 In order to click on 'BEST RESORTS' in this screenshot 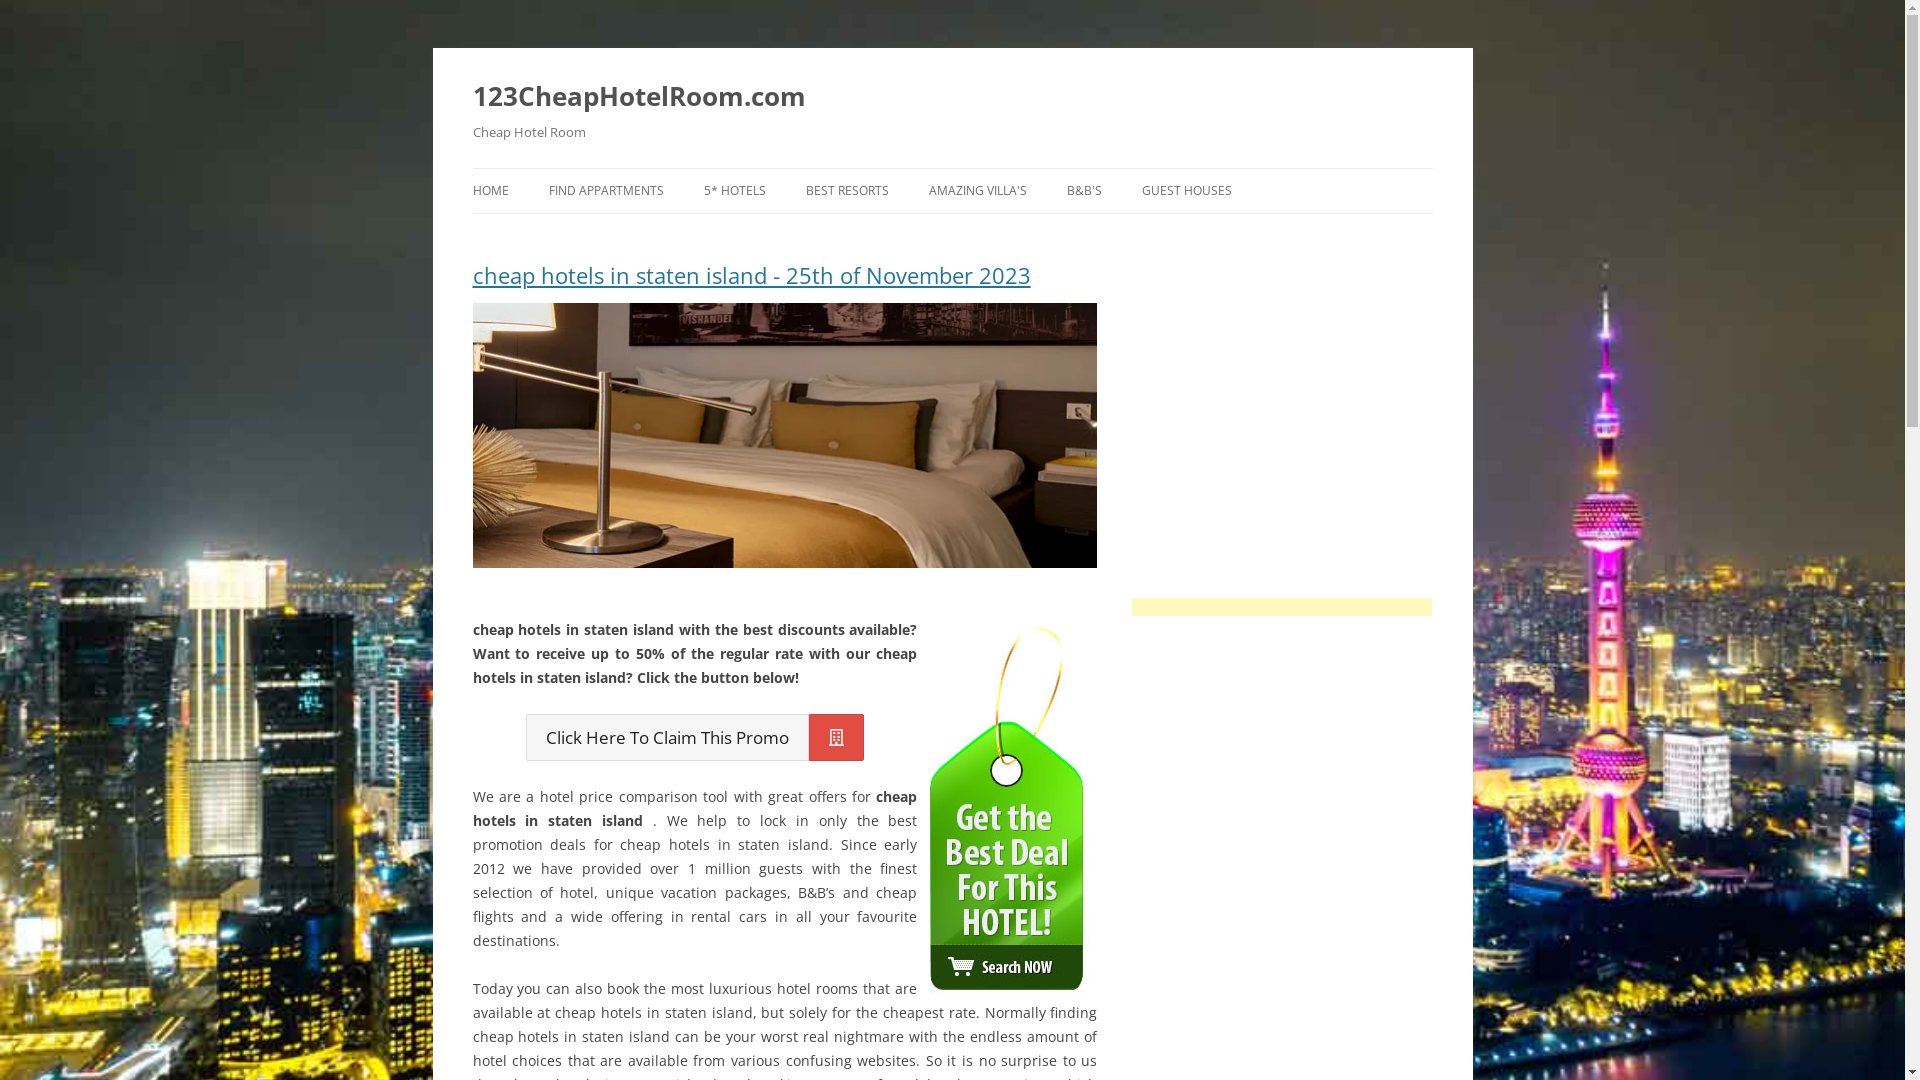, I will do `click(847, 191)`.